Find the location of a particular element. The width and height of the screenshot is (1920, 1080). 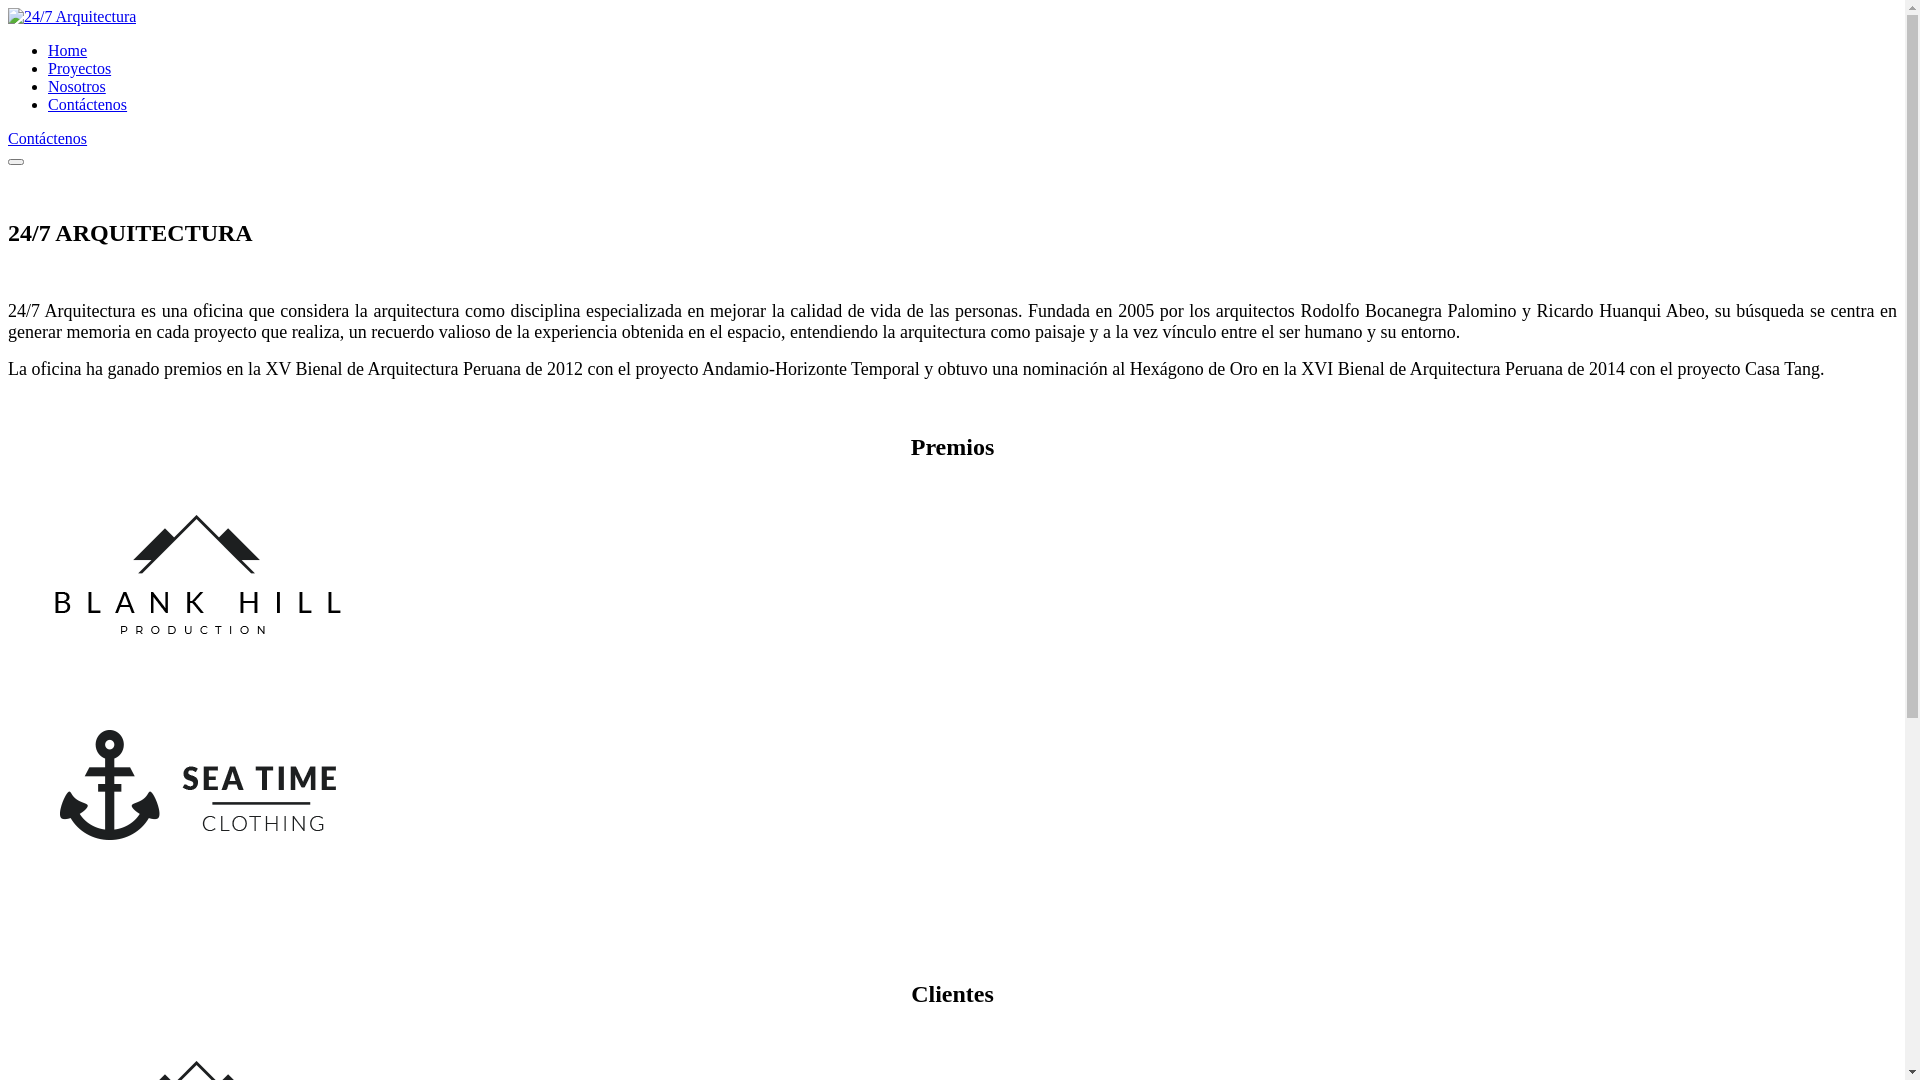

'Proyectos' is located at coordinates (79, 67).